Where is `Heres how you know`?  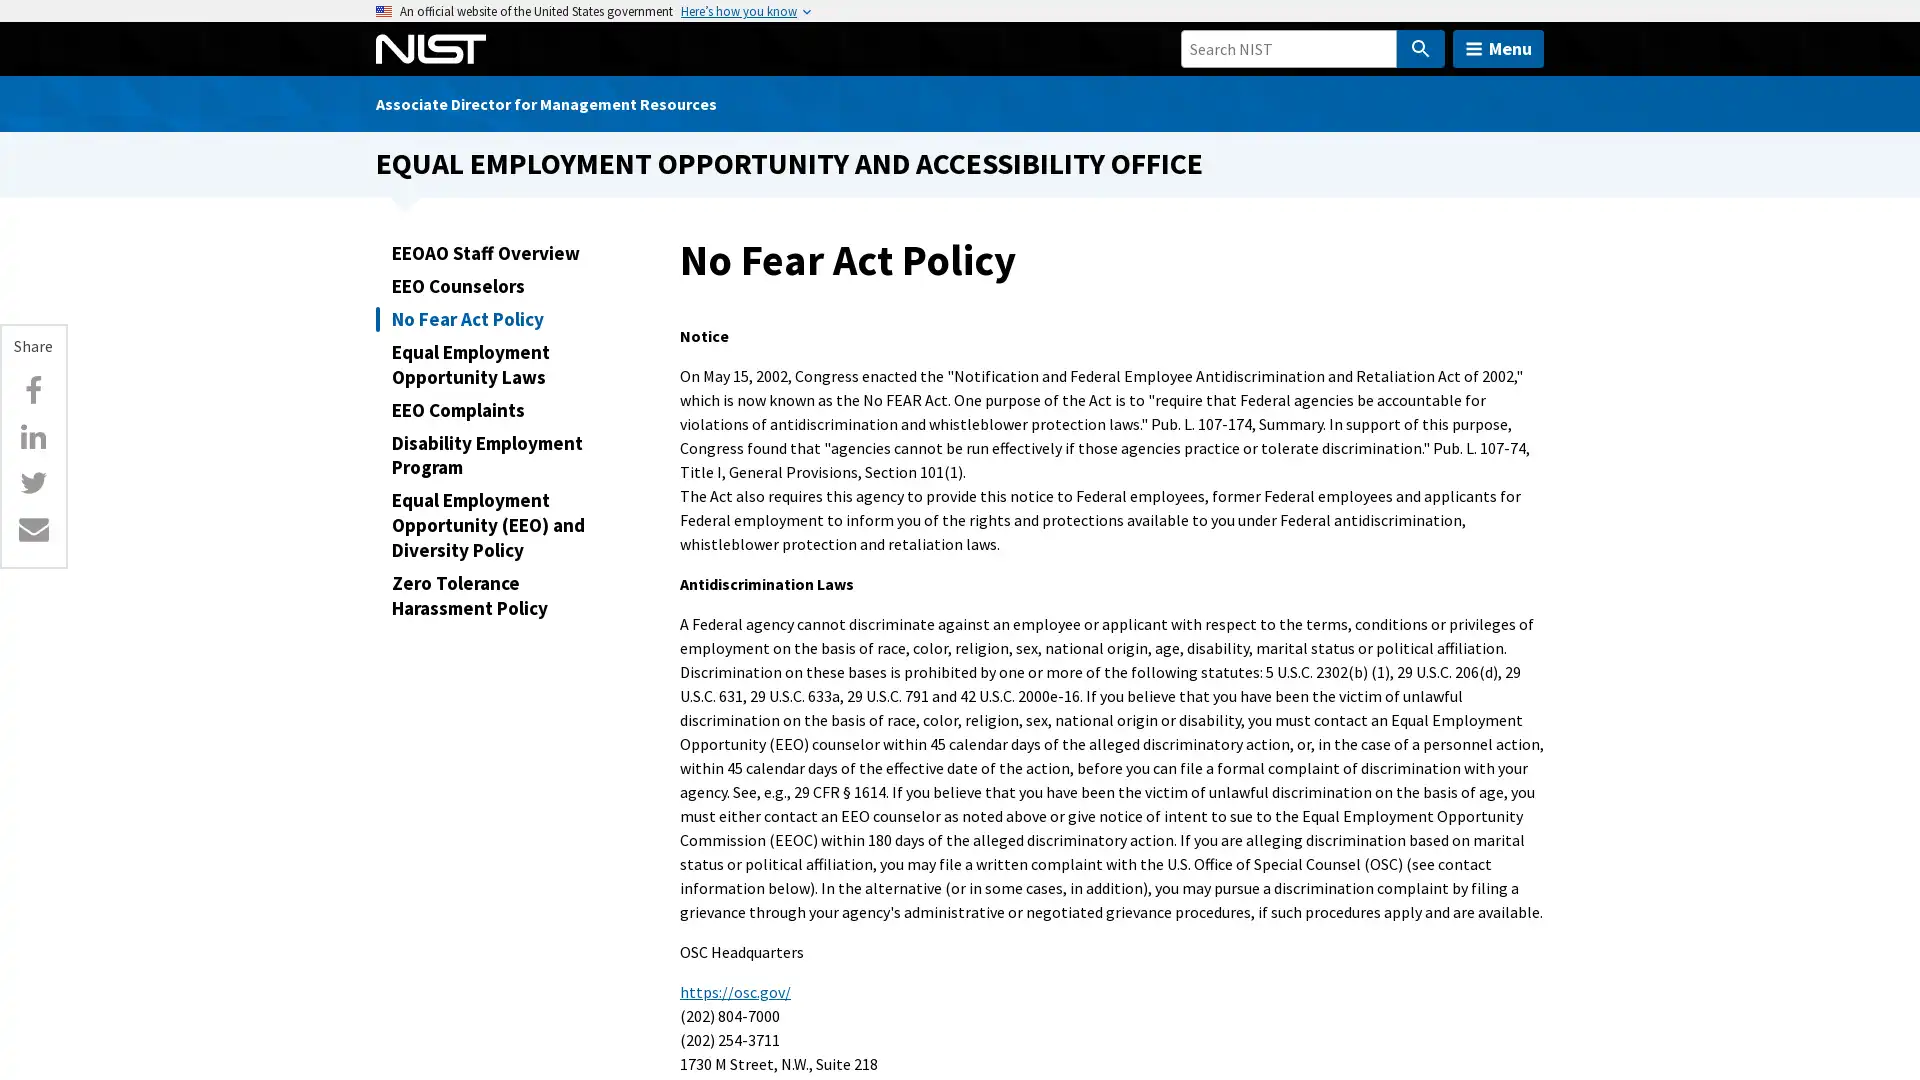
Heres how you know is located at coordinates (738, 11).